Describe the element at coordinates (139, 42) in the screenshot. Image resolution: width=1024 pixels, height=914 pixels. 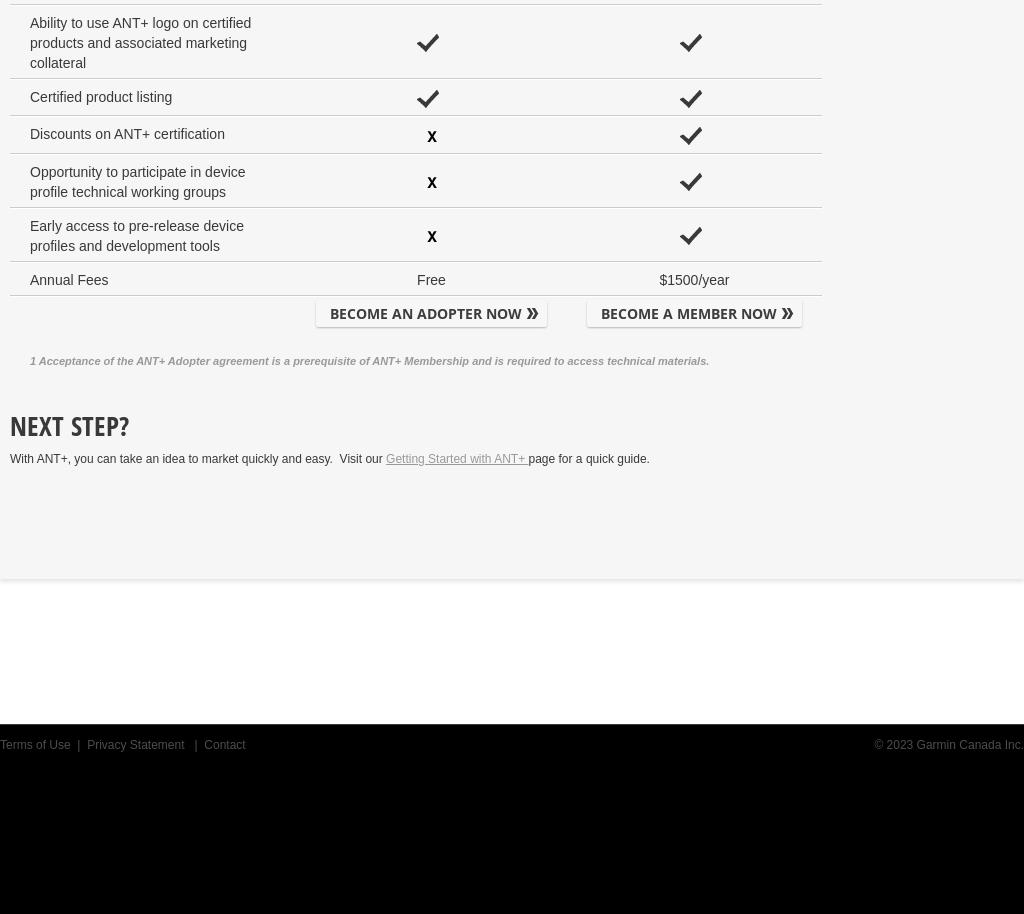
I see `'Ability to use ANT+ logo on certified products and associated marketing collateral'` at that location.